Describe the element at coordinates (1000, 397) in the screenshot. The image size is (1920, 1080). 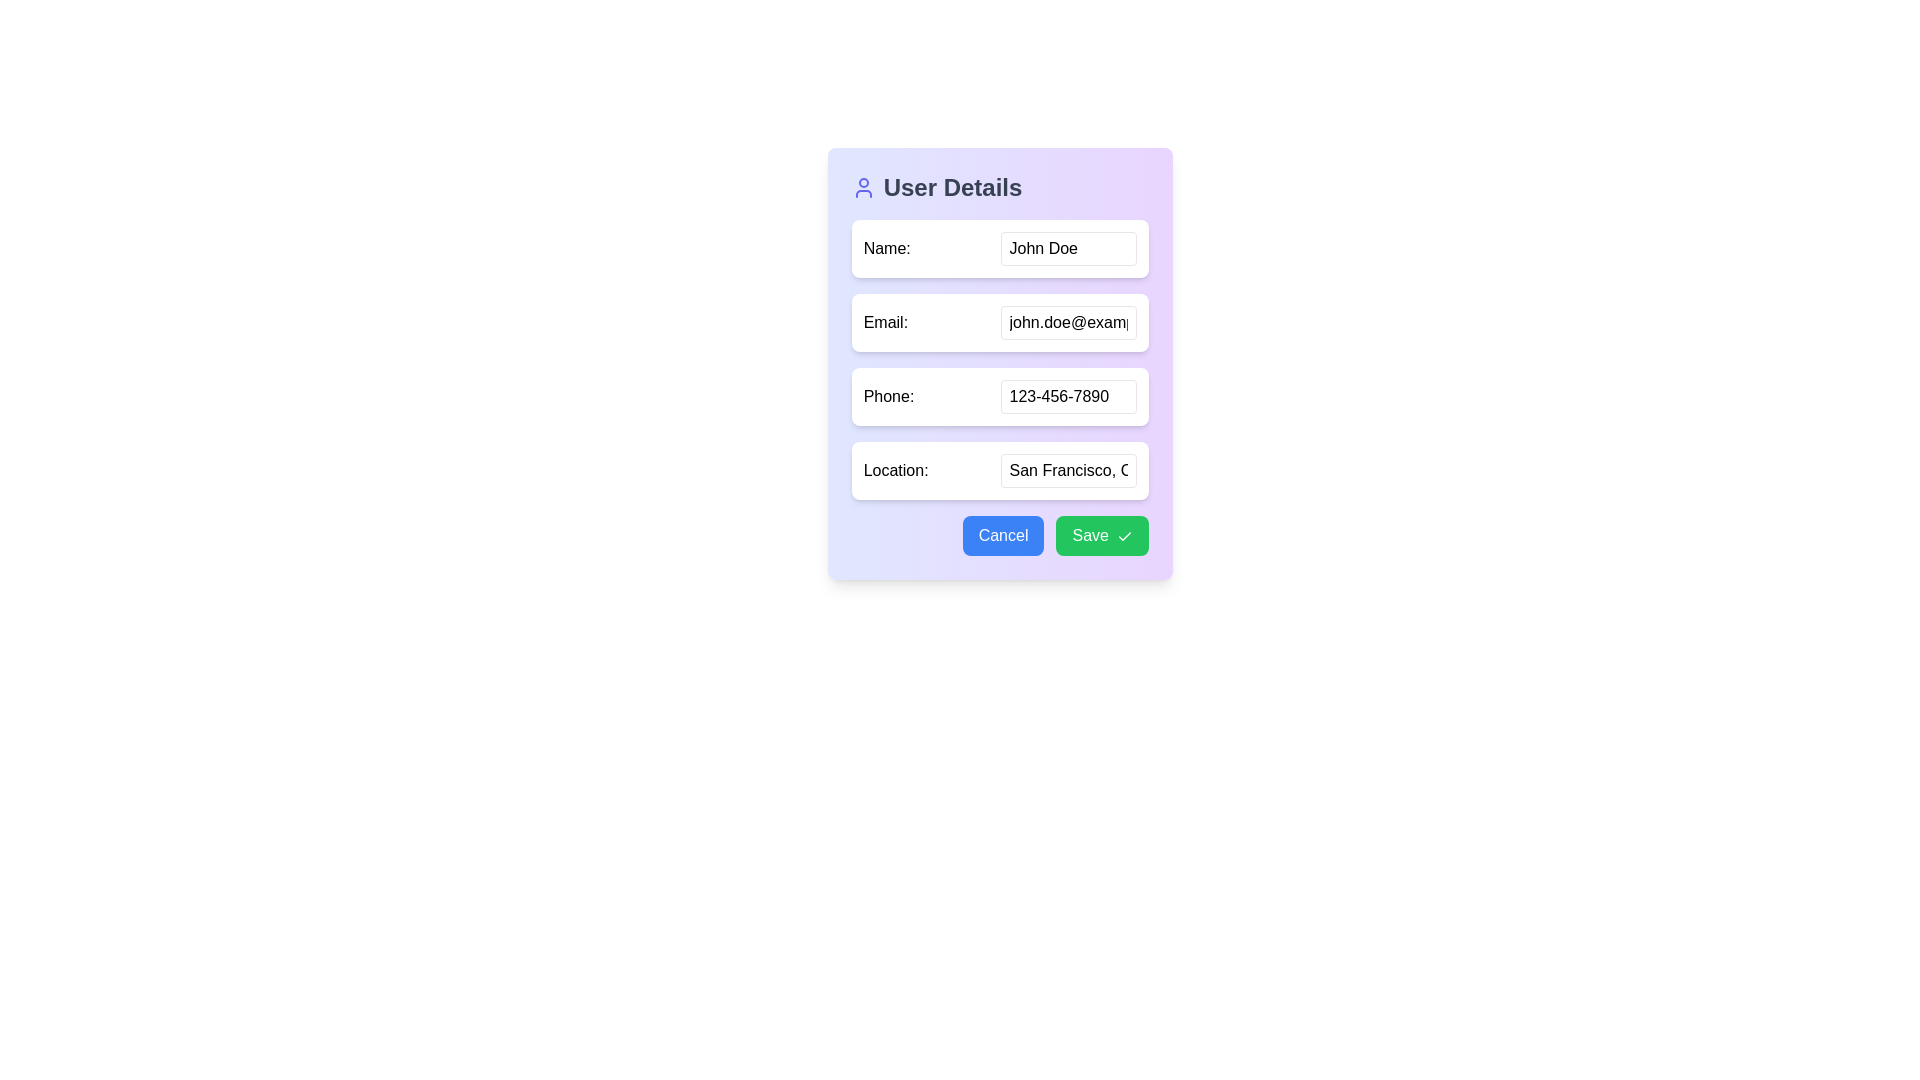
I see `the text input field labeled 'Phone:' to focus it` at that location.